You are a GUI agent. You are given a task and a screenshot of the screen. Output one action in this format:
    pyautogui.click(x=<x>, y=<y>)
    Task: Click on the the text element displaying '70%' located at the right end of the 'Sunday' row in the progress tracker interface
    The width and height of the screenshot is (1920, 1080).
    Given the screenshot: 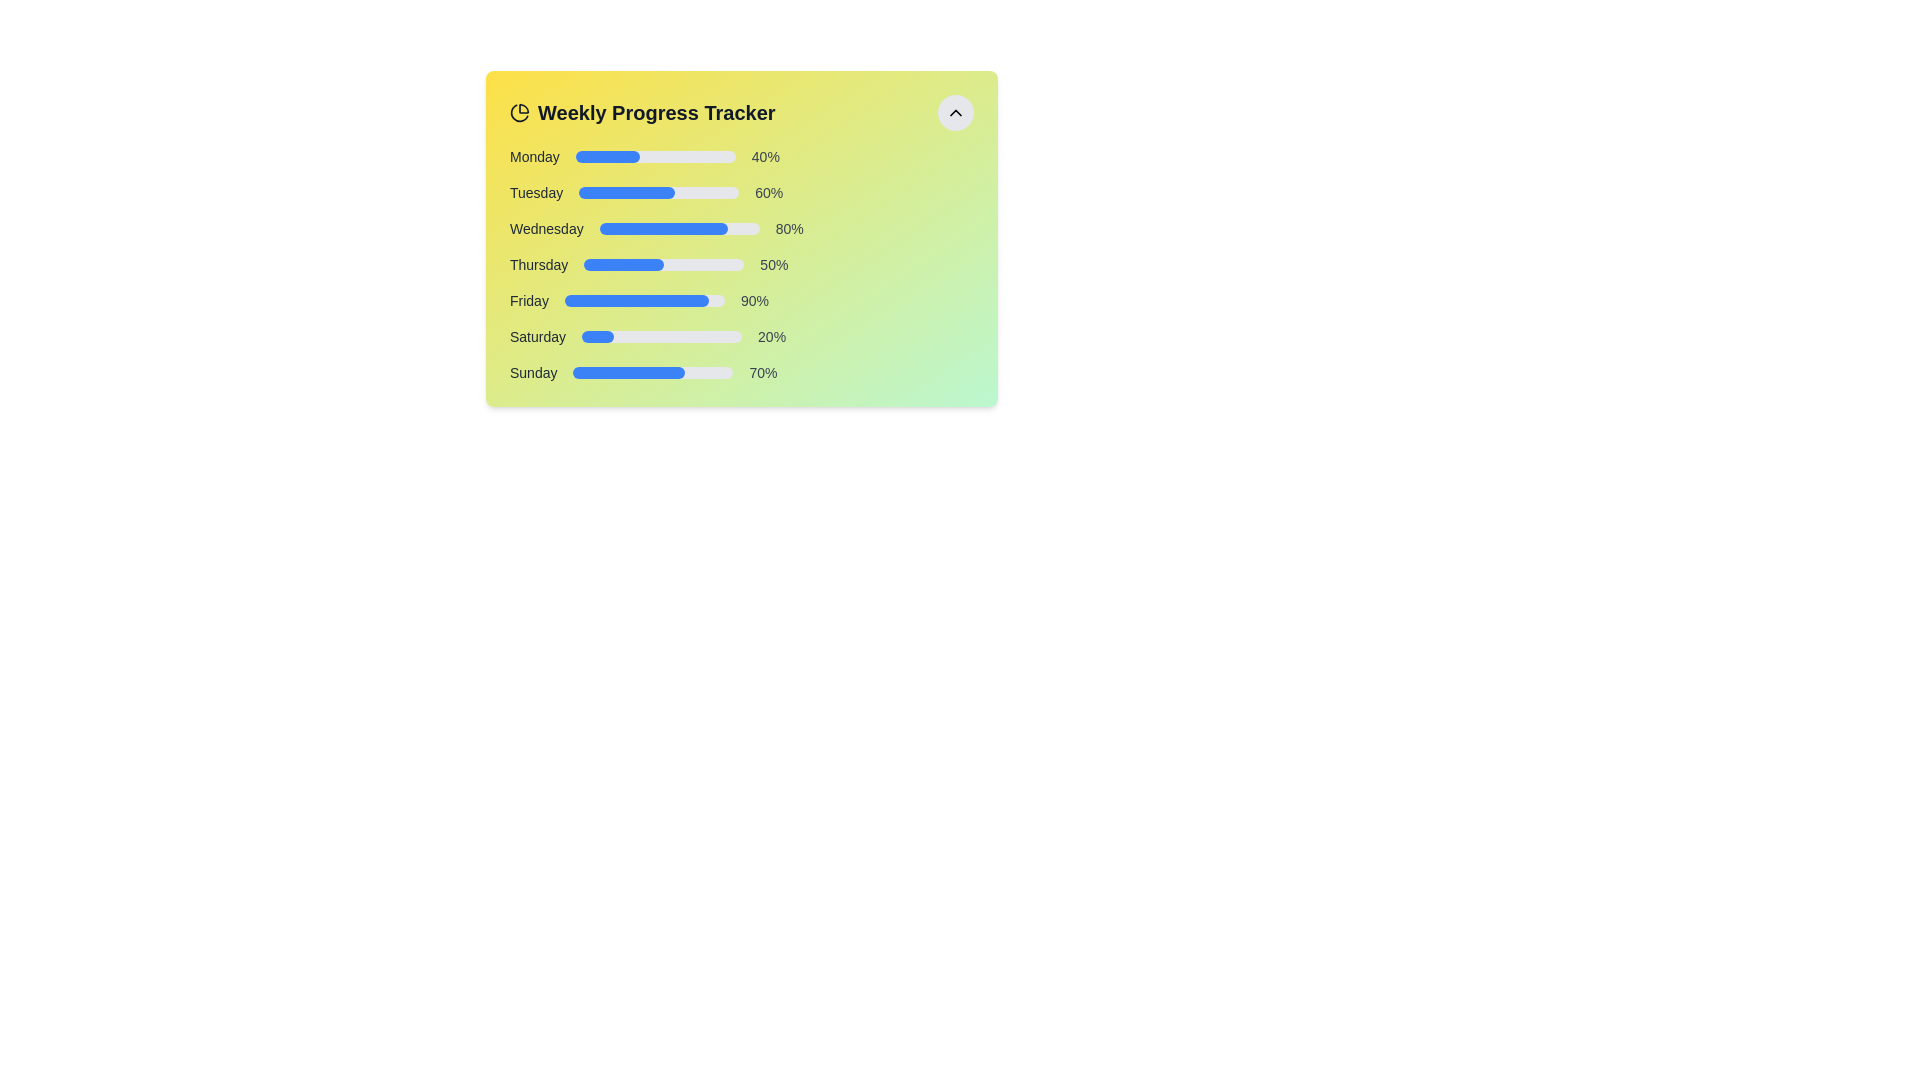 What is the action you would take?
    pyautogui.click(x=762, y=373)
    